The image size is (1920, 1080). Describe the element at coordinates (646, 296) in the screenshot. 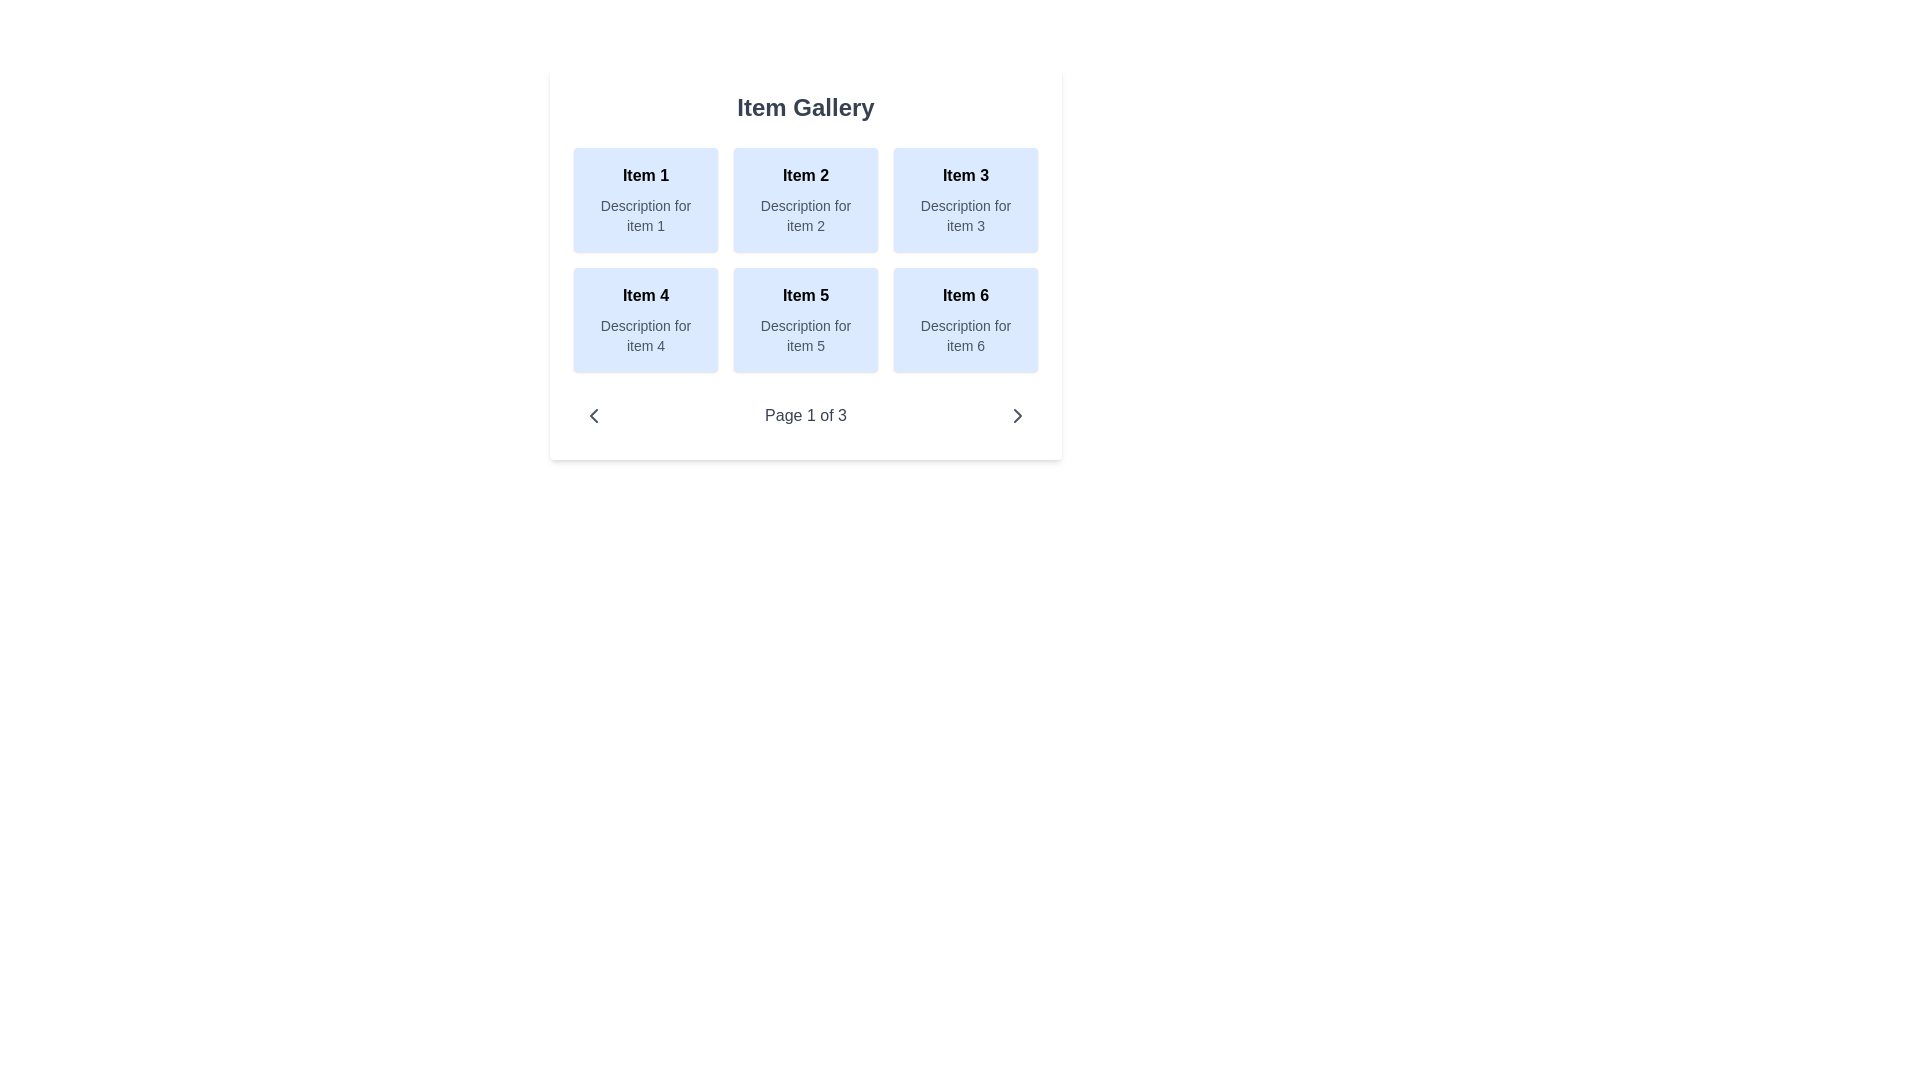

I see `the bold text label displaying 'Item 4' located in the first column of the second row in the 'Item Gallery' section` at that location.